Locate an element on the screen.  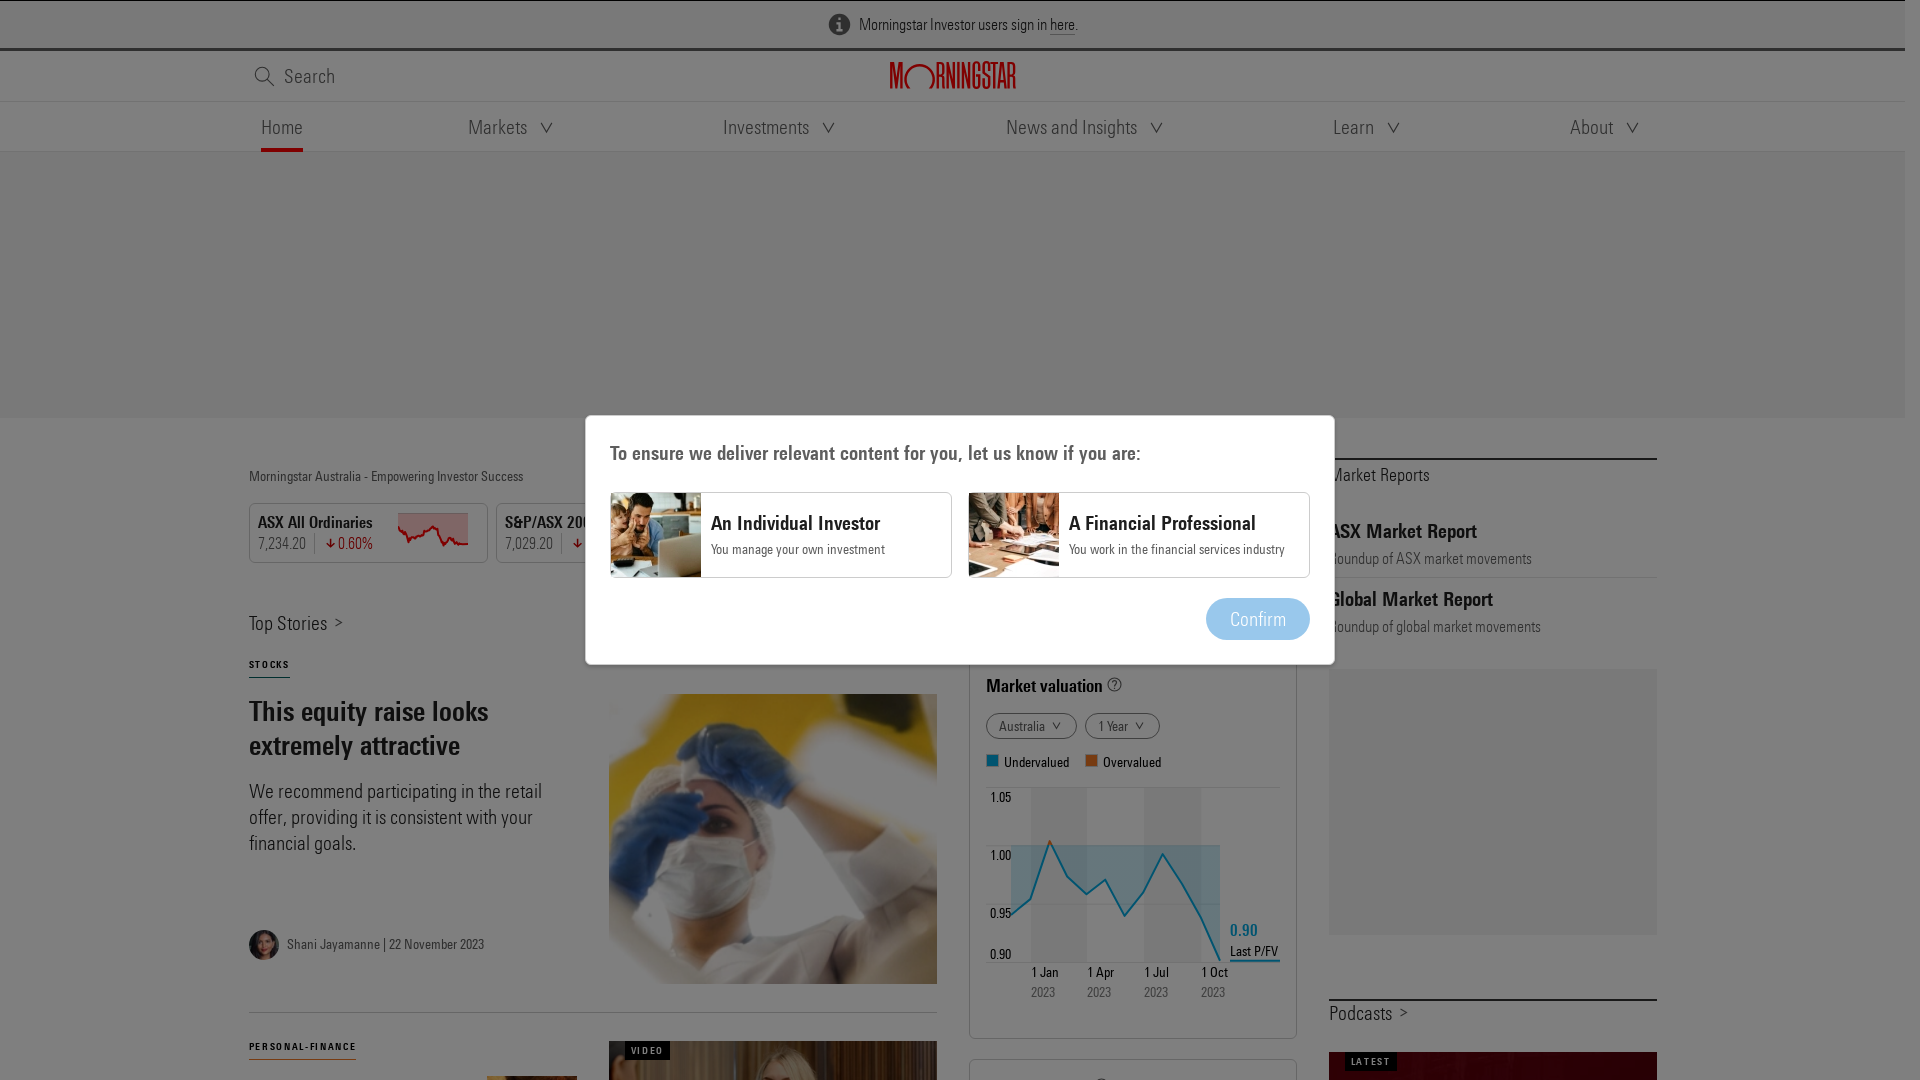
'Top Stories' is located at coordinates (295, 621).